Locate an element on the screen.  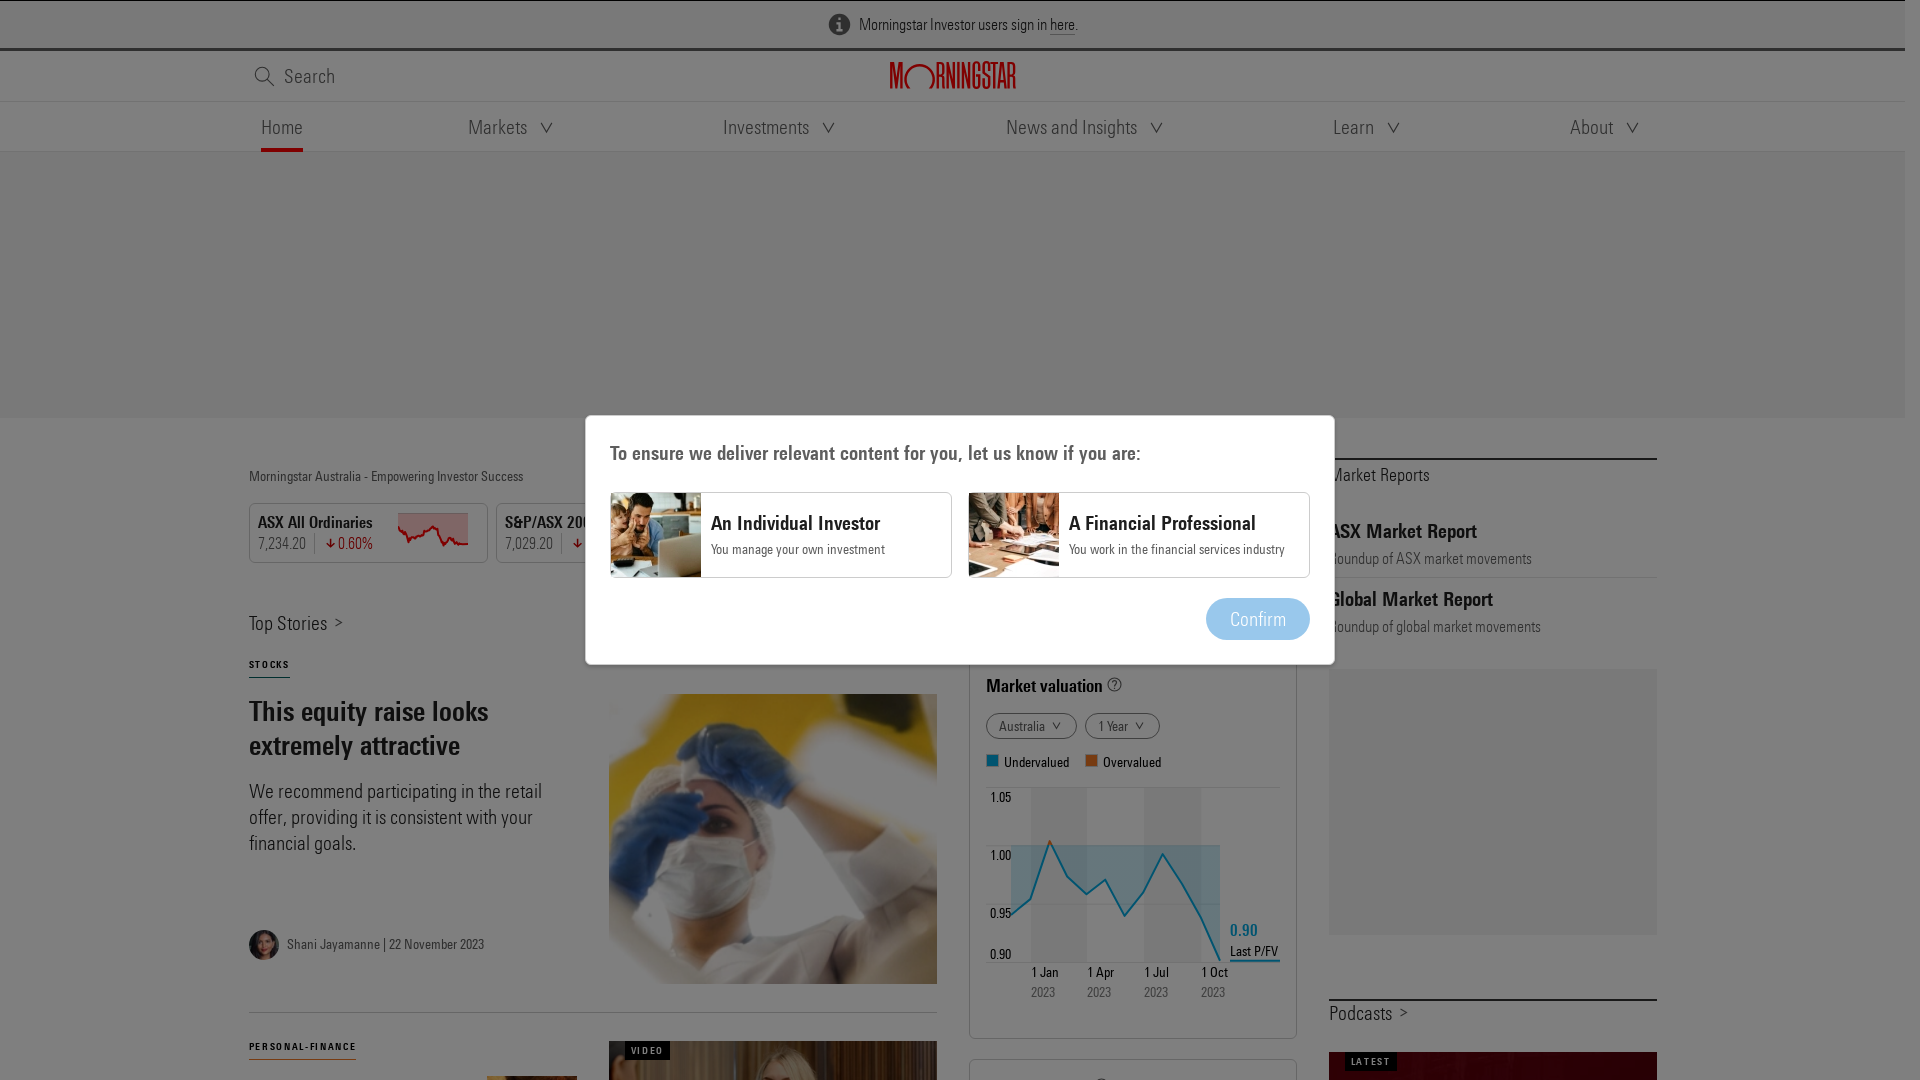
'Top Stories' is located at coordinates (295, 621).